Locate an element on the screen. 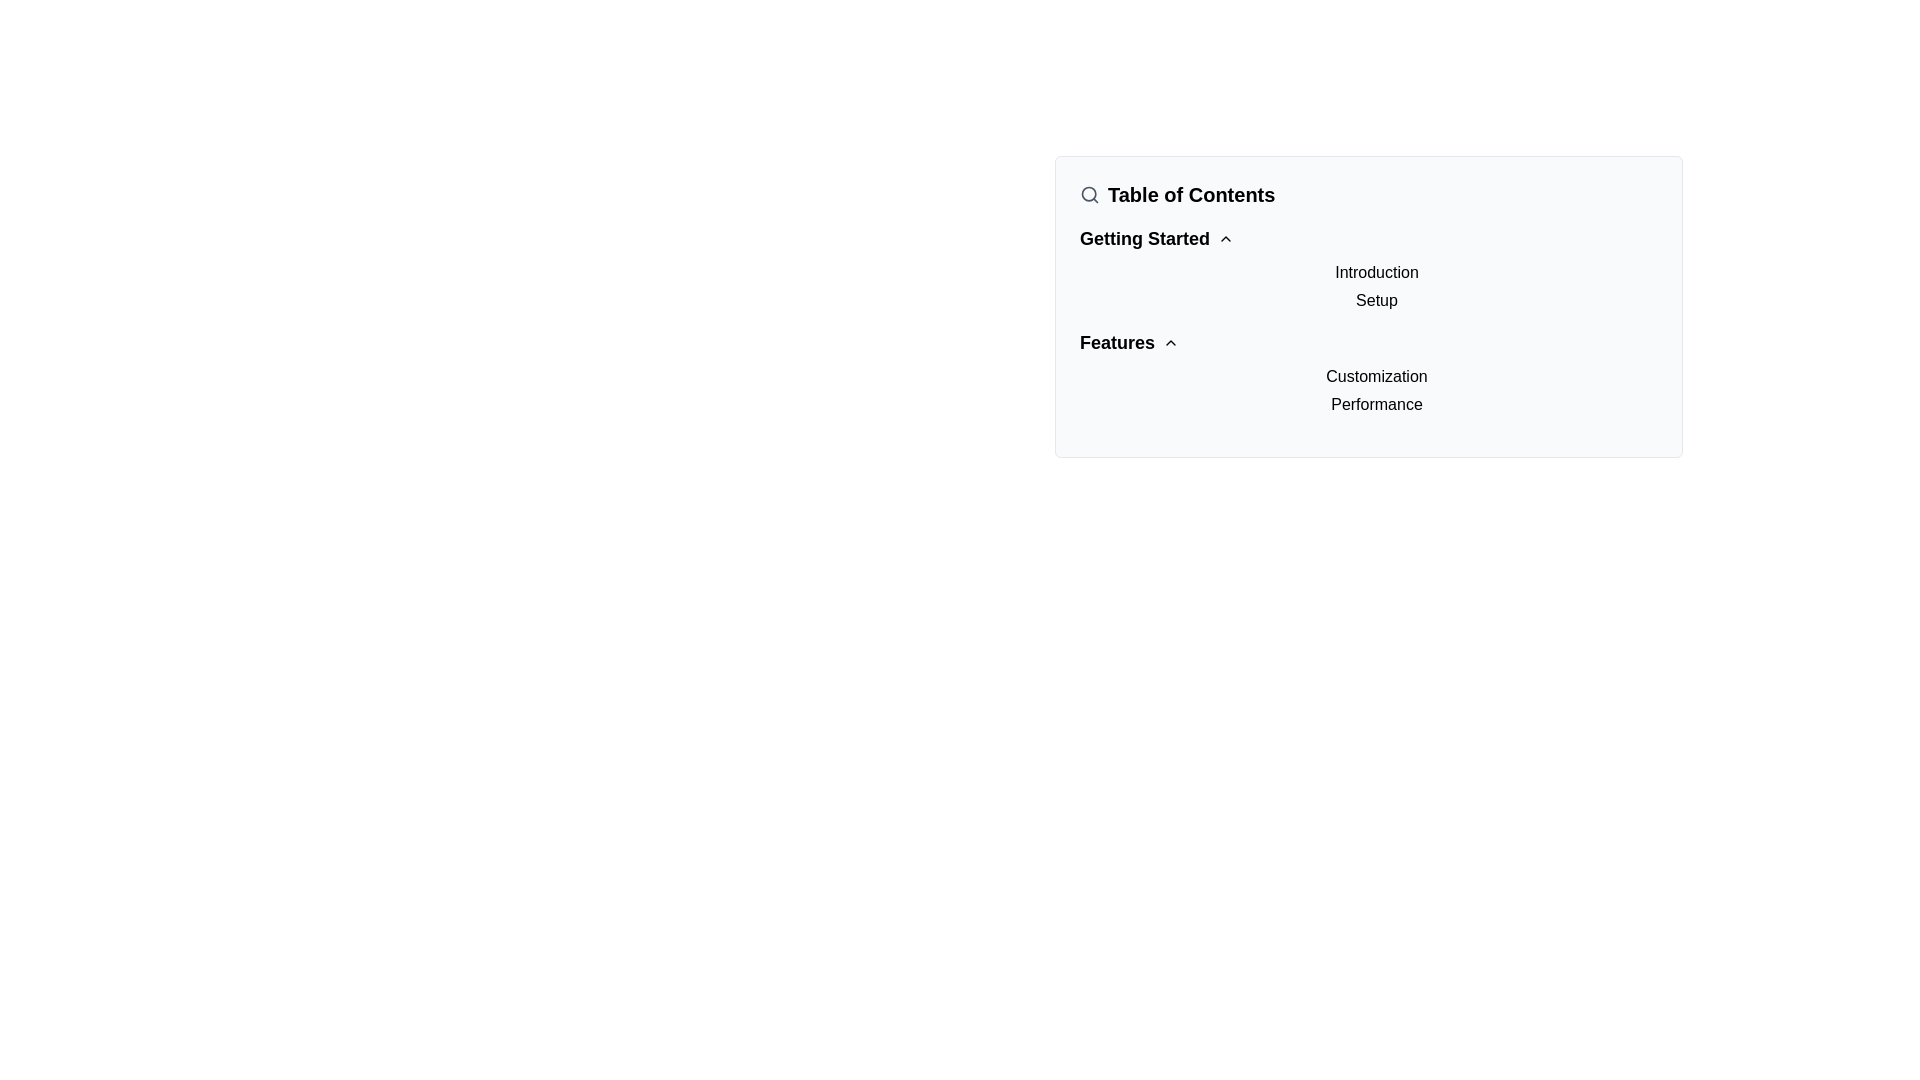  the 'Customization' title in the Sub-list content section located under the 'Features' header in the 'Table of Contents' is located at coordinates (1367, 373).